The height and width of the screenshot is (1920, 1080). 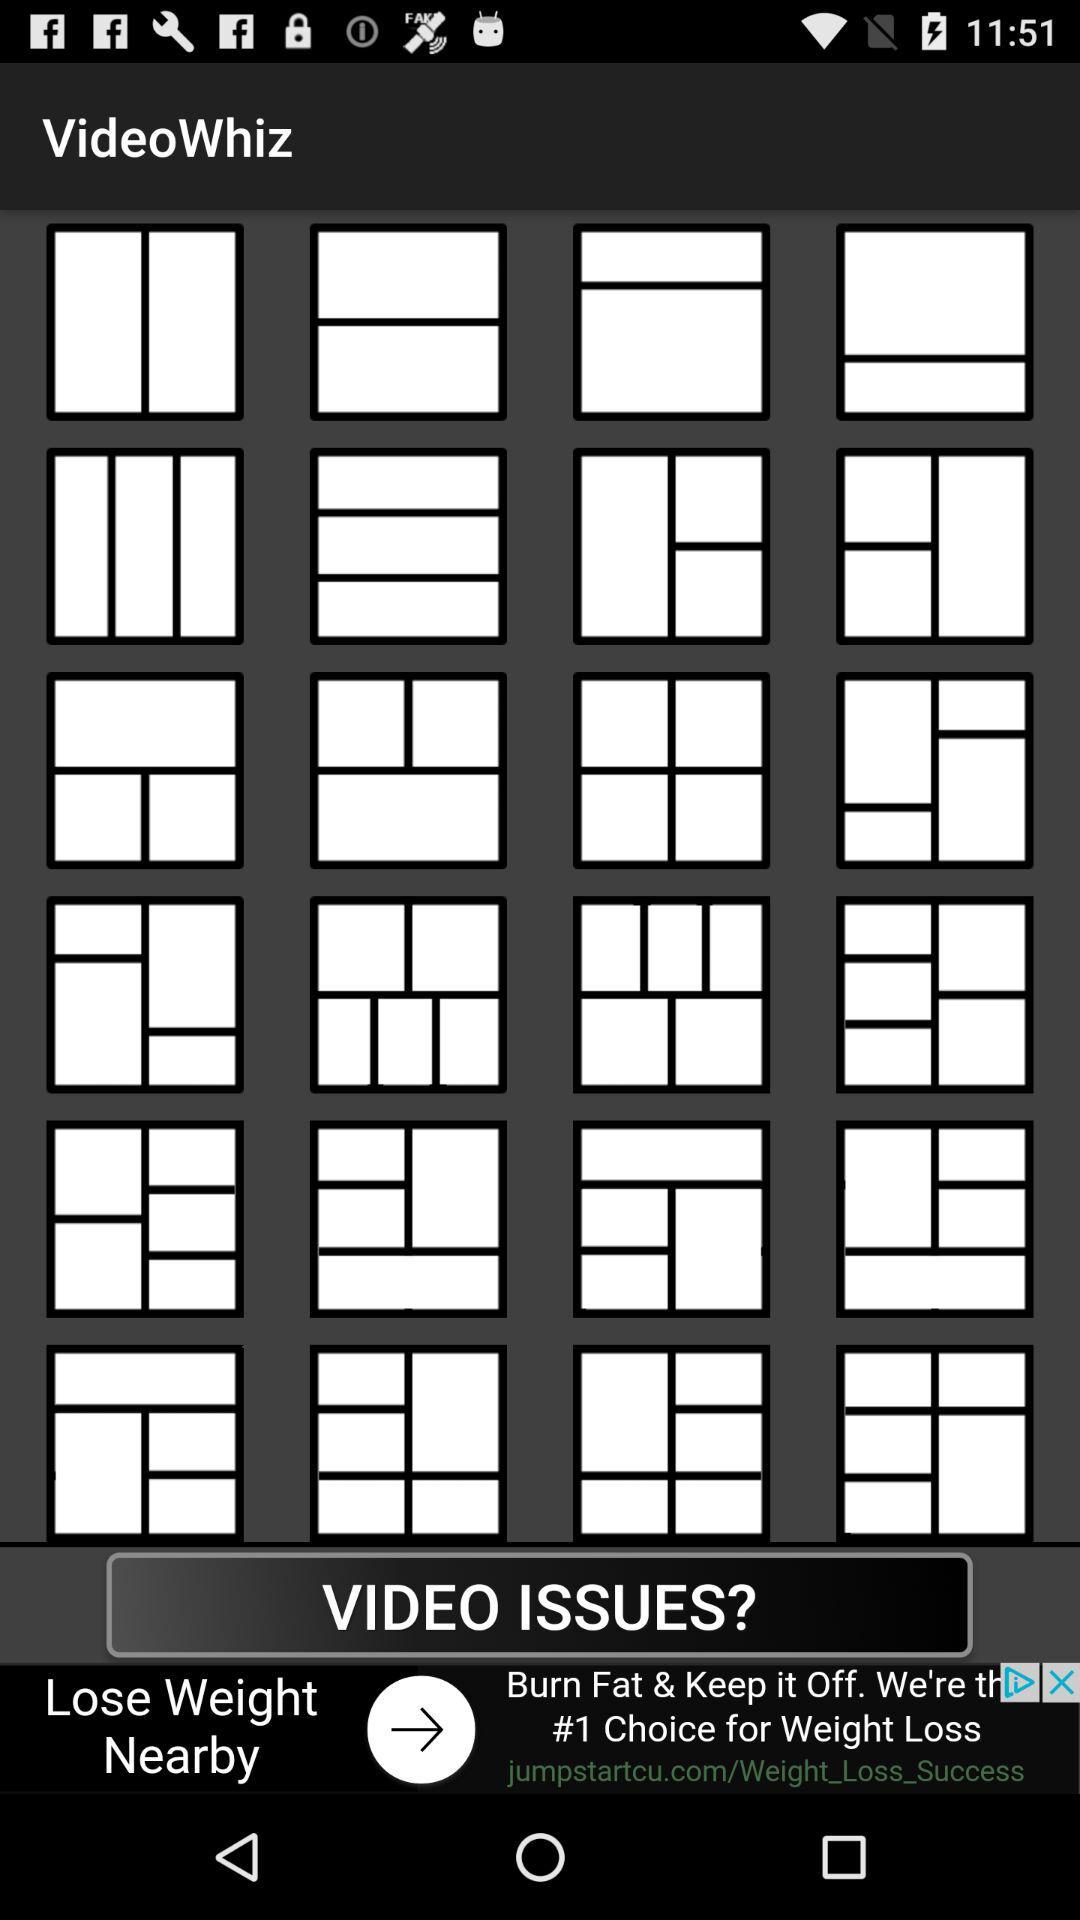 What do you see at coordinates (407, 546) in the screenshot?
I see `collage model box` at bounding box center [407, 546].